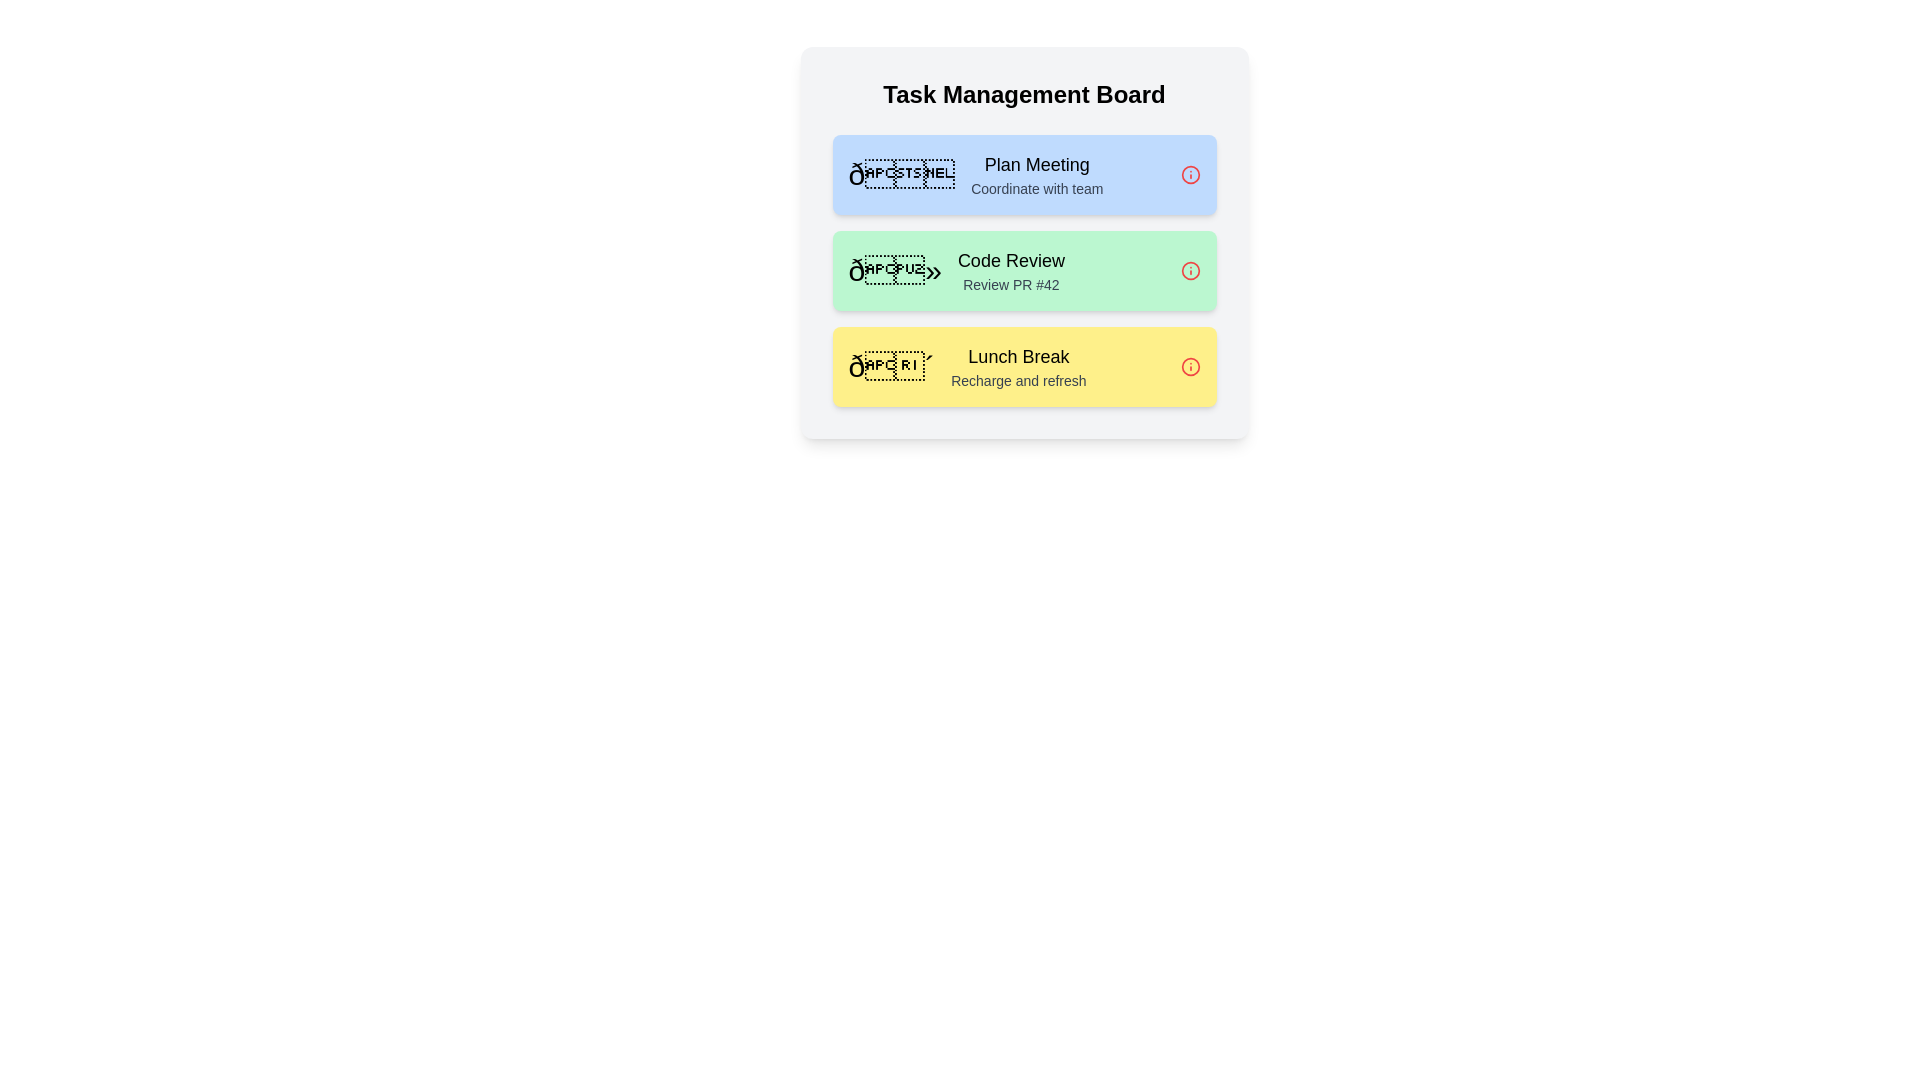 This screenshot has width=1920, height=1080. I want to click on remove button on the task titled 'Code Review', so click(1190, 270).